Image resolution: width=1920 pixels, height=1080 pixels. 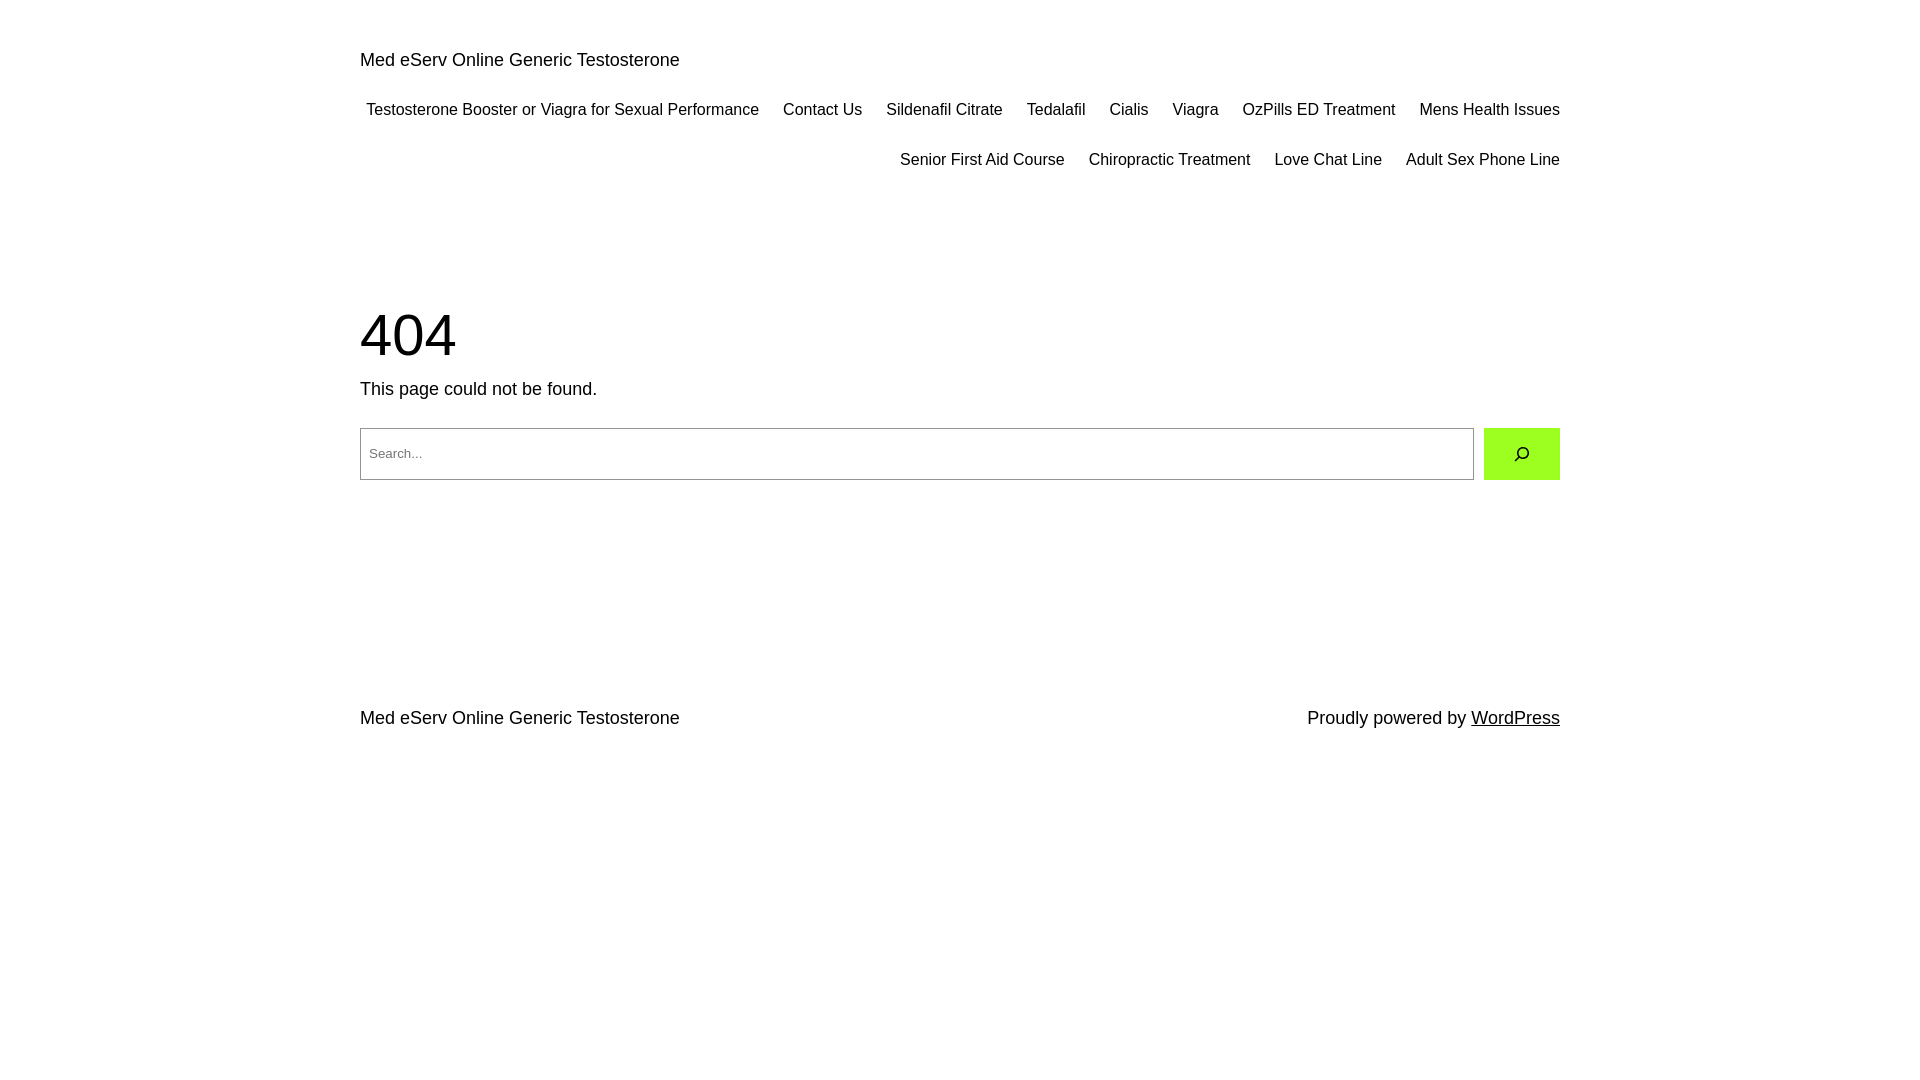 I want to click on 'Viagra', so click(x=1195, y=110).